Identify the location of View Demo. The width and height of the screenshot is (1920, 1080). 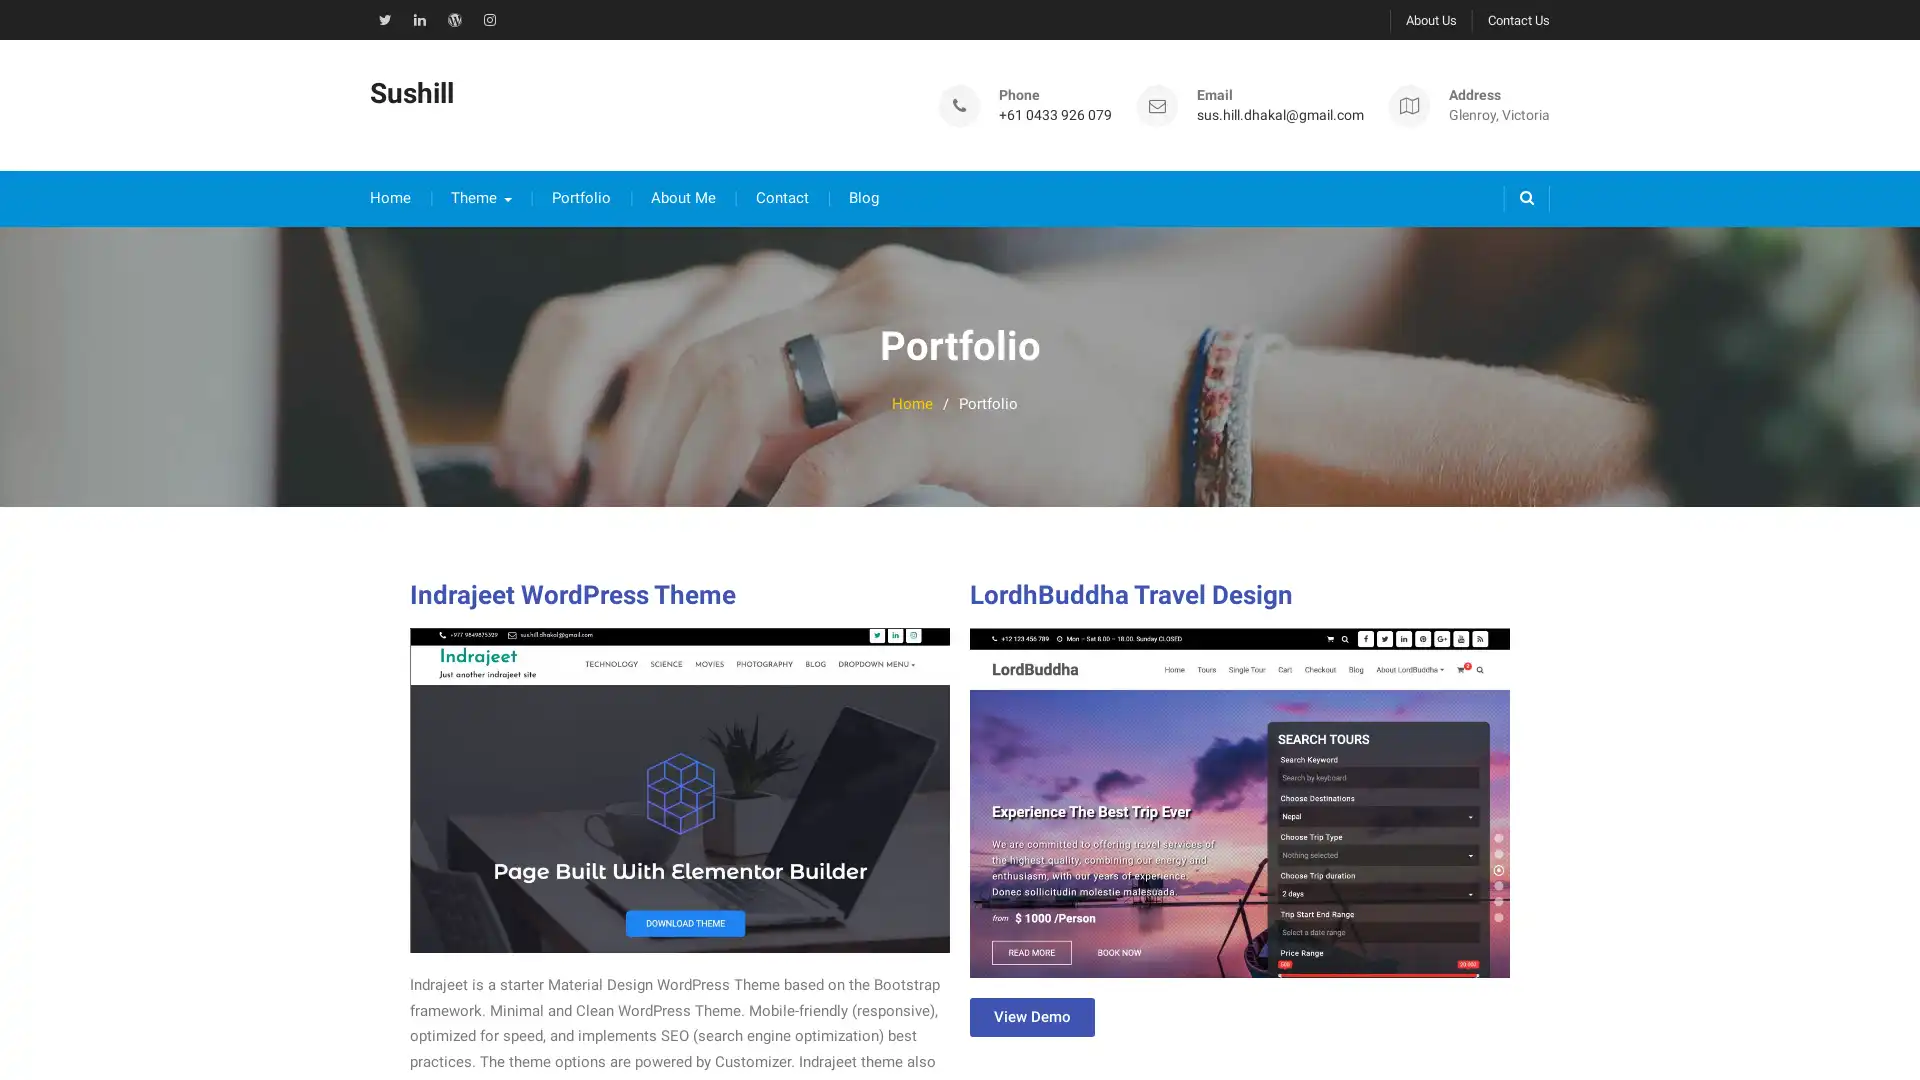
(1032, 997).